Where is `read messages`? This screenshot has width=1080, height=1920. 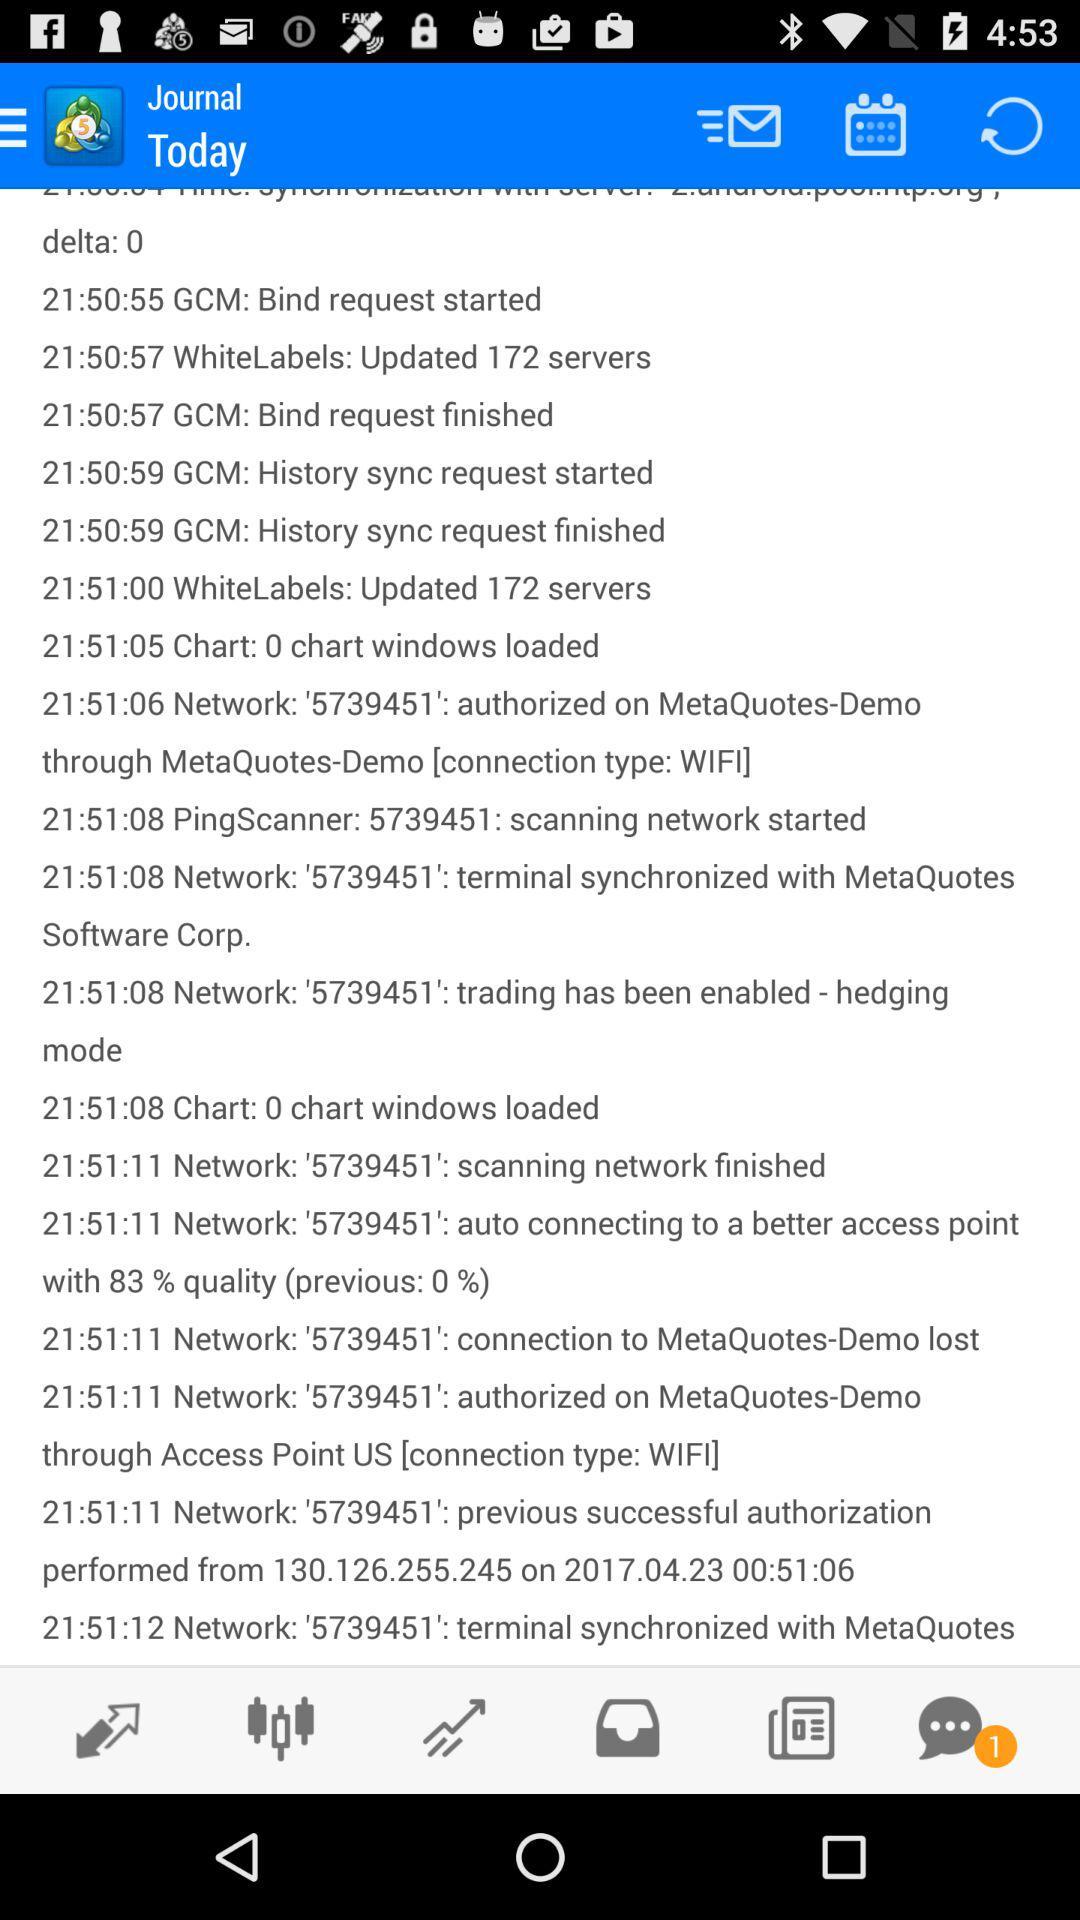
read messages is located at coordinates (949, 1727).